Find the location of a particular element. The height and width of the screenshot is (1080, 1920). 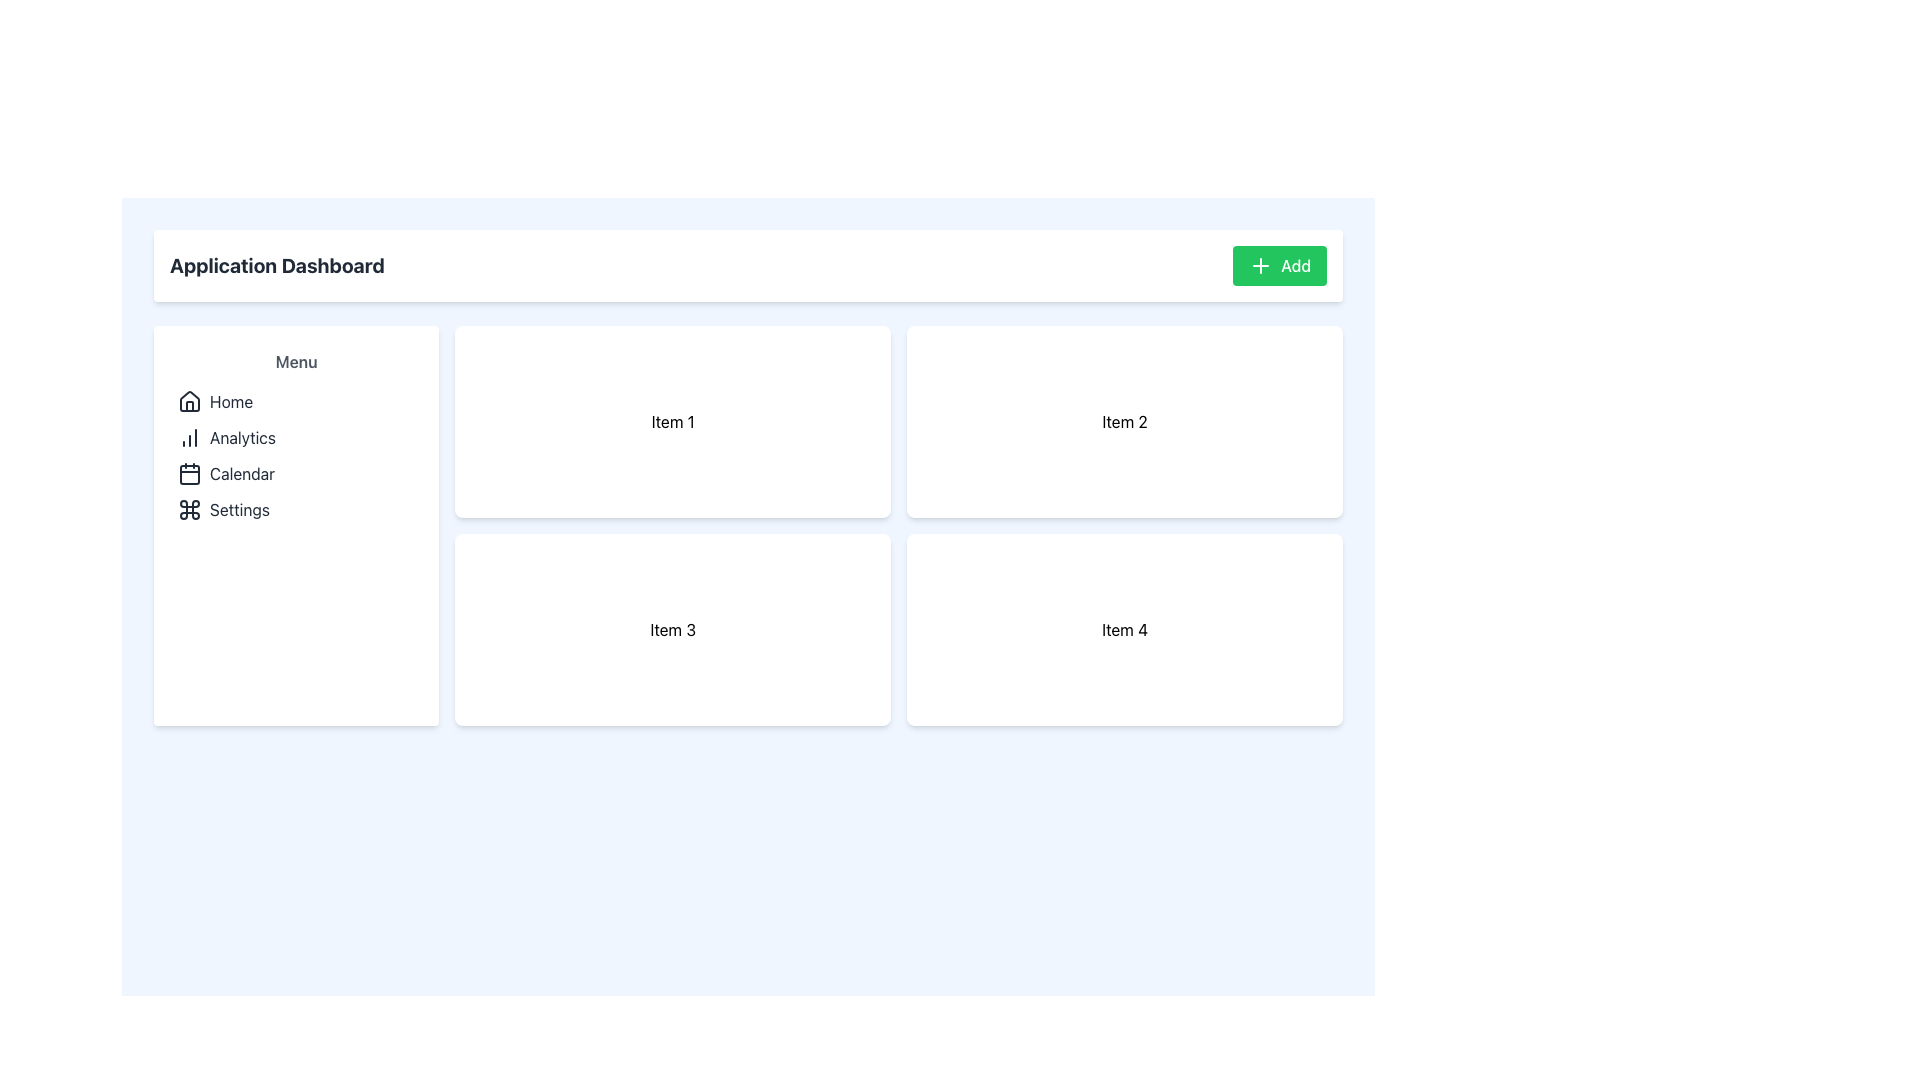

the minimalistic home icon located in the left navigation menu beside the 'Home' label is located at coordinates (190, 401).